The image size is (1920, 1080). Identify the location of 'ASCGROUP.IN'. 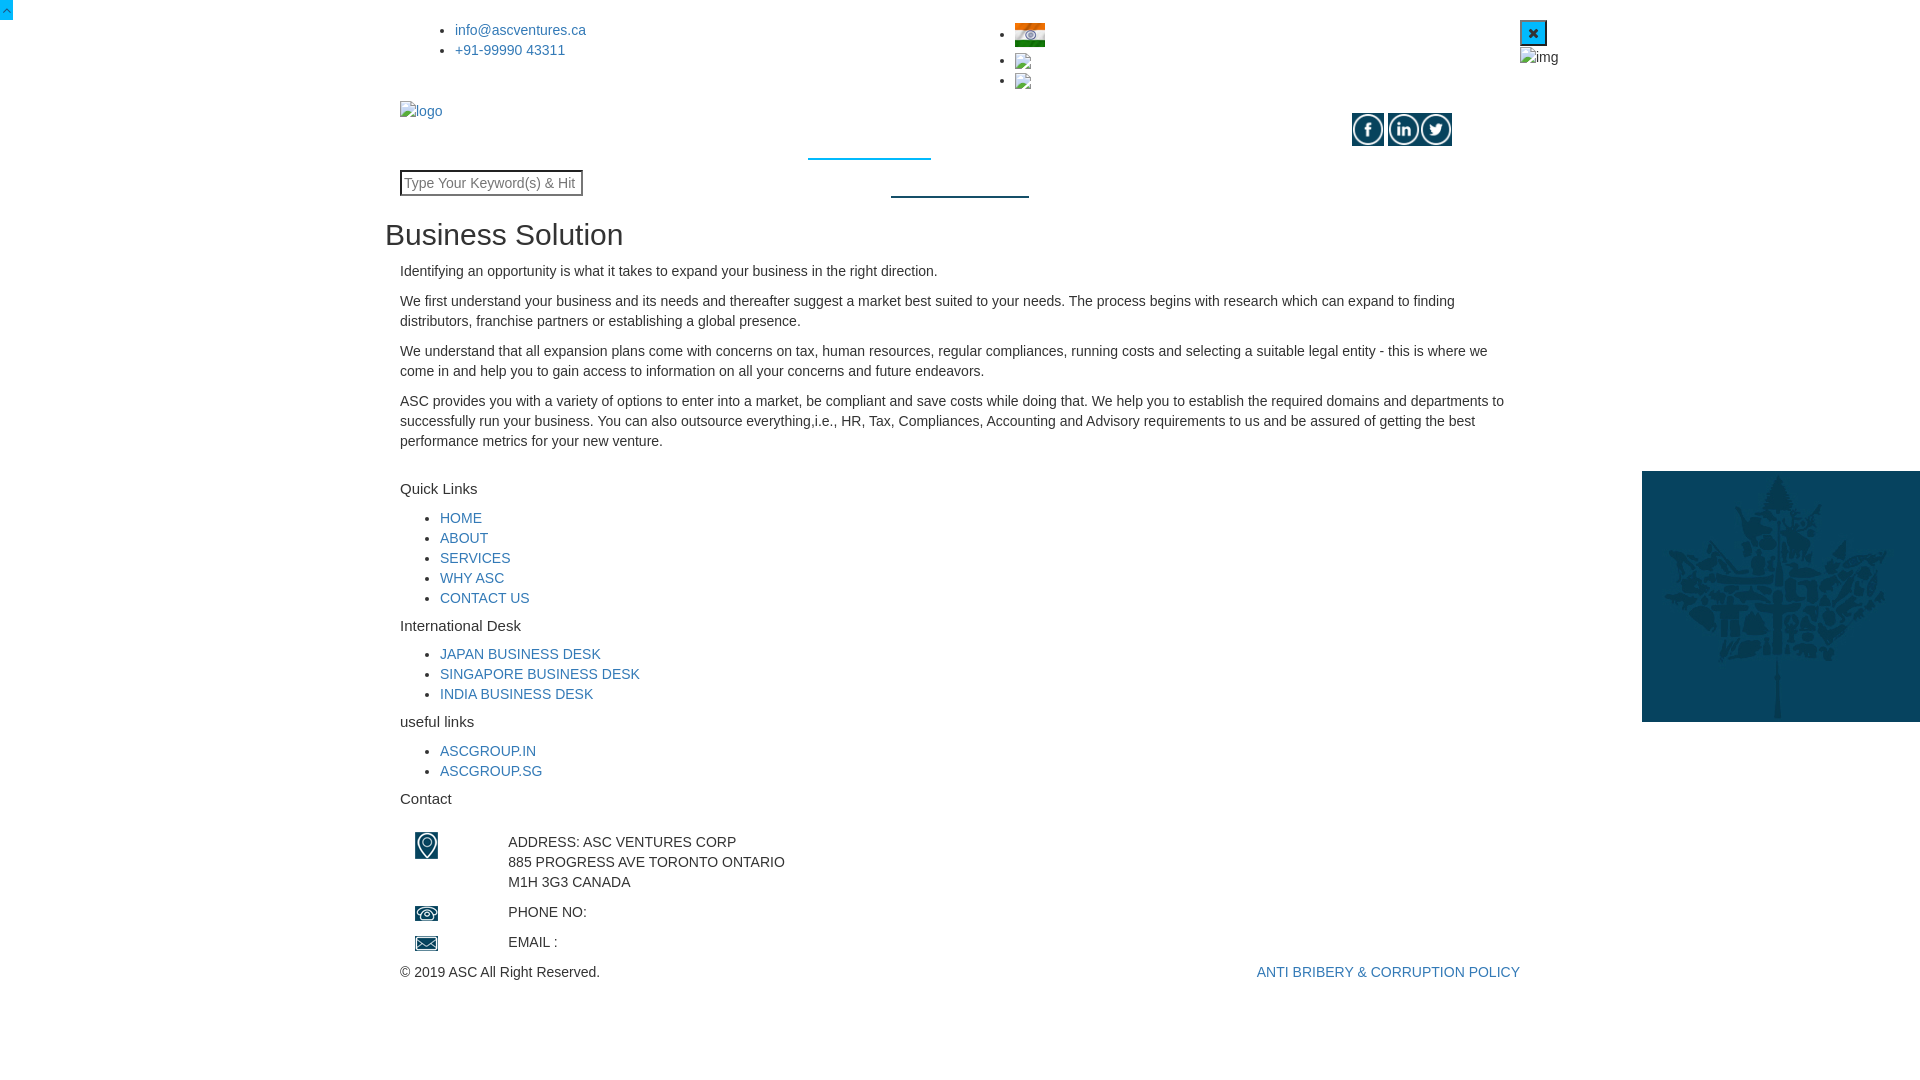
(488, 749).